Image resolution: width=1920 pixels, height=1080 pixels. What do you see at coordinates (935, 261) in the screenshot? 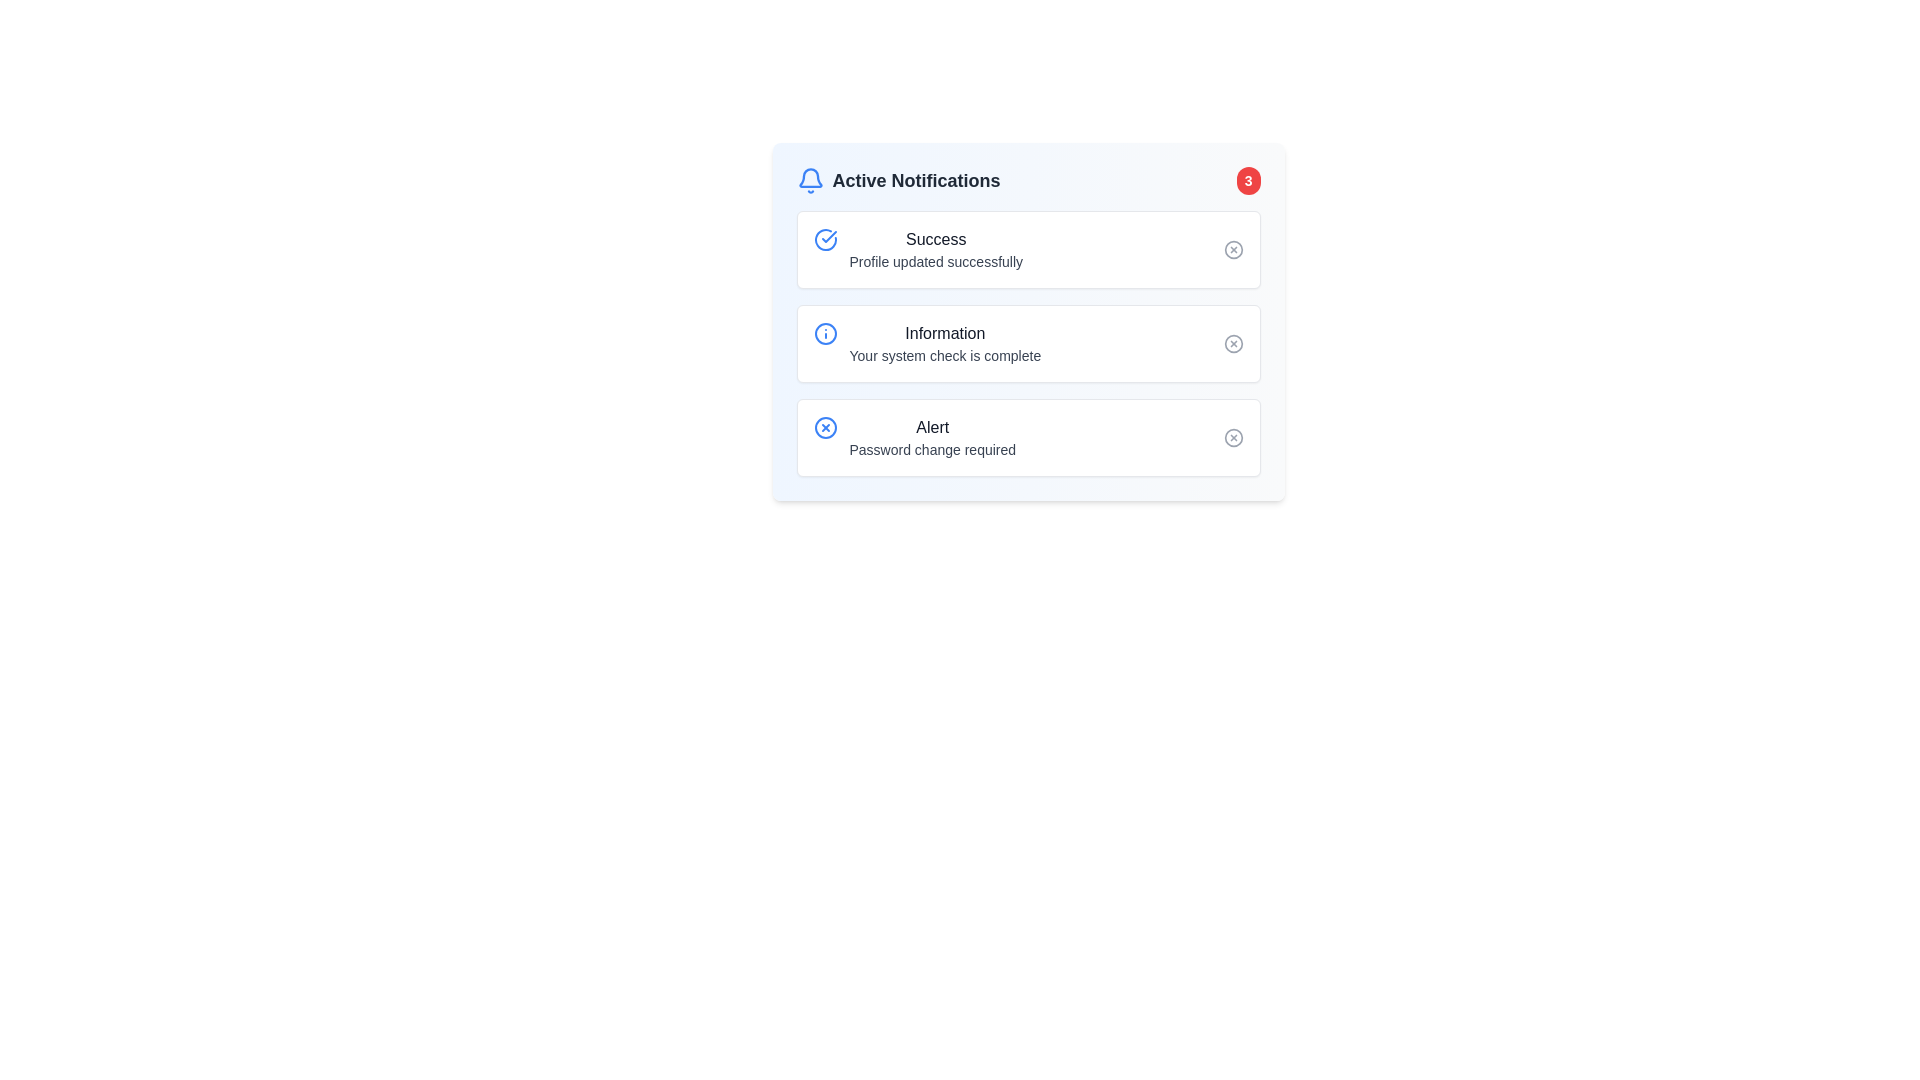
I see `text element that states 'Profile updated successfully', which is styled in a smaller gray font and located directly below the 'Success' label in the first notification tile` at bounding box center [935, 261].